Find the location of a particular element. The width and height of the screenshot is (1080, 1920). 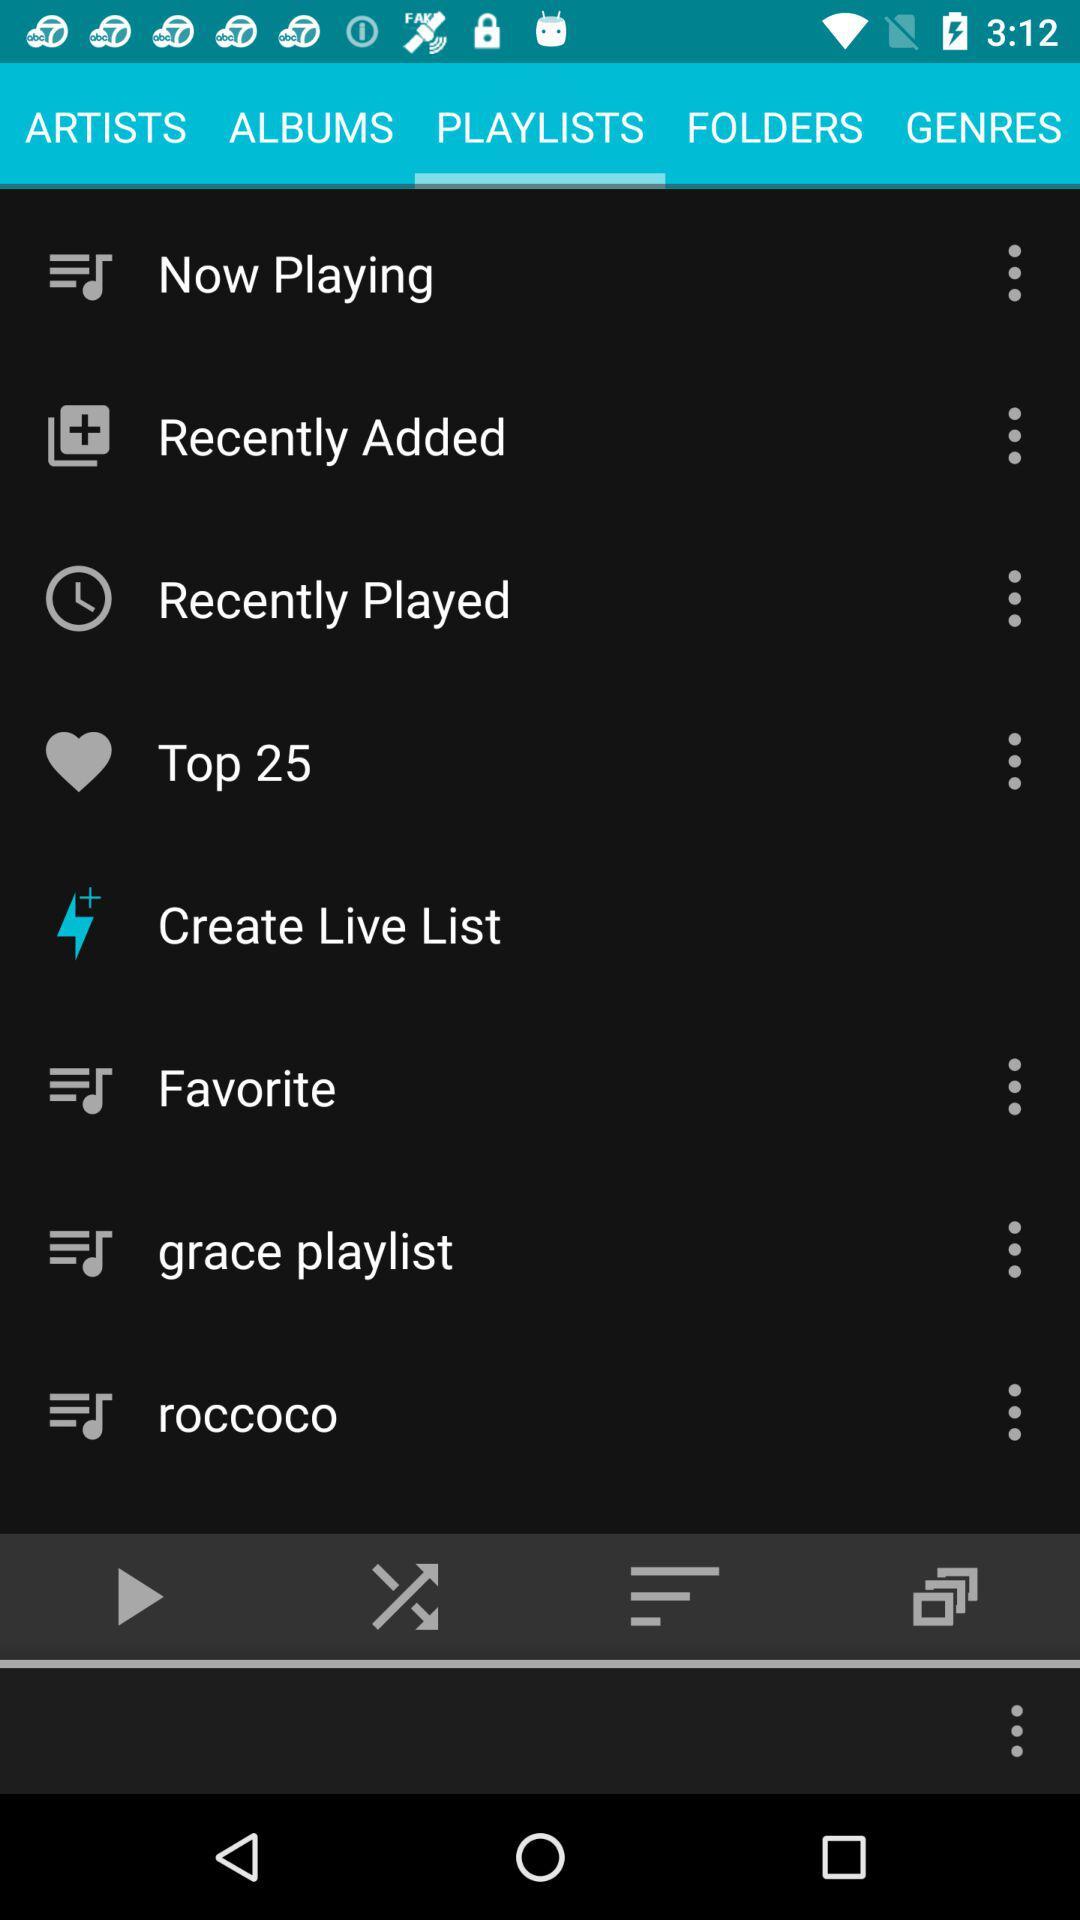

the facebook icon is located at coordinates (945, 1595).